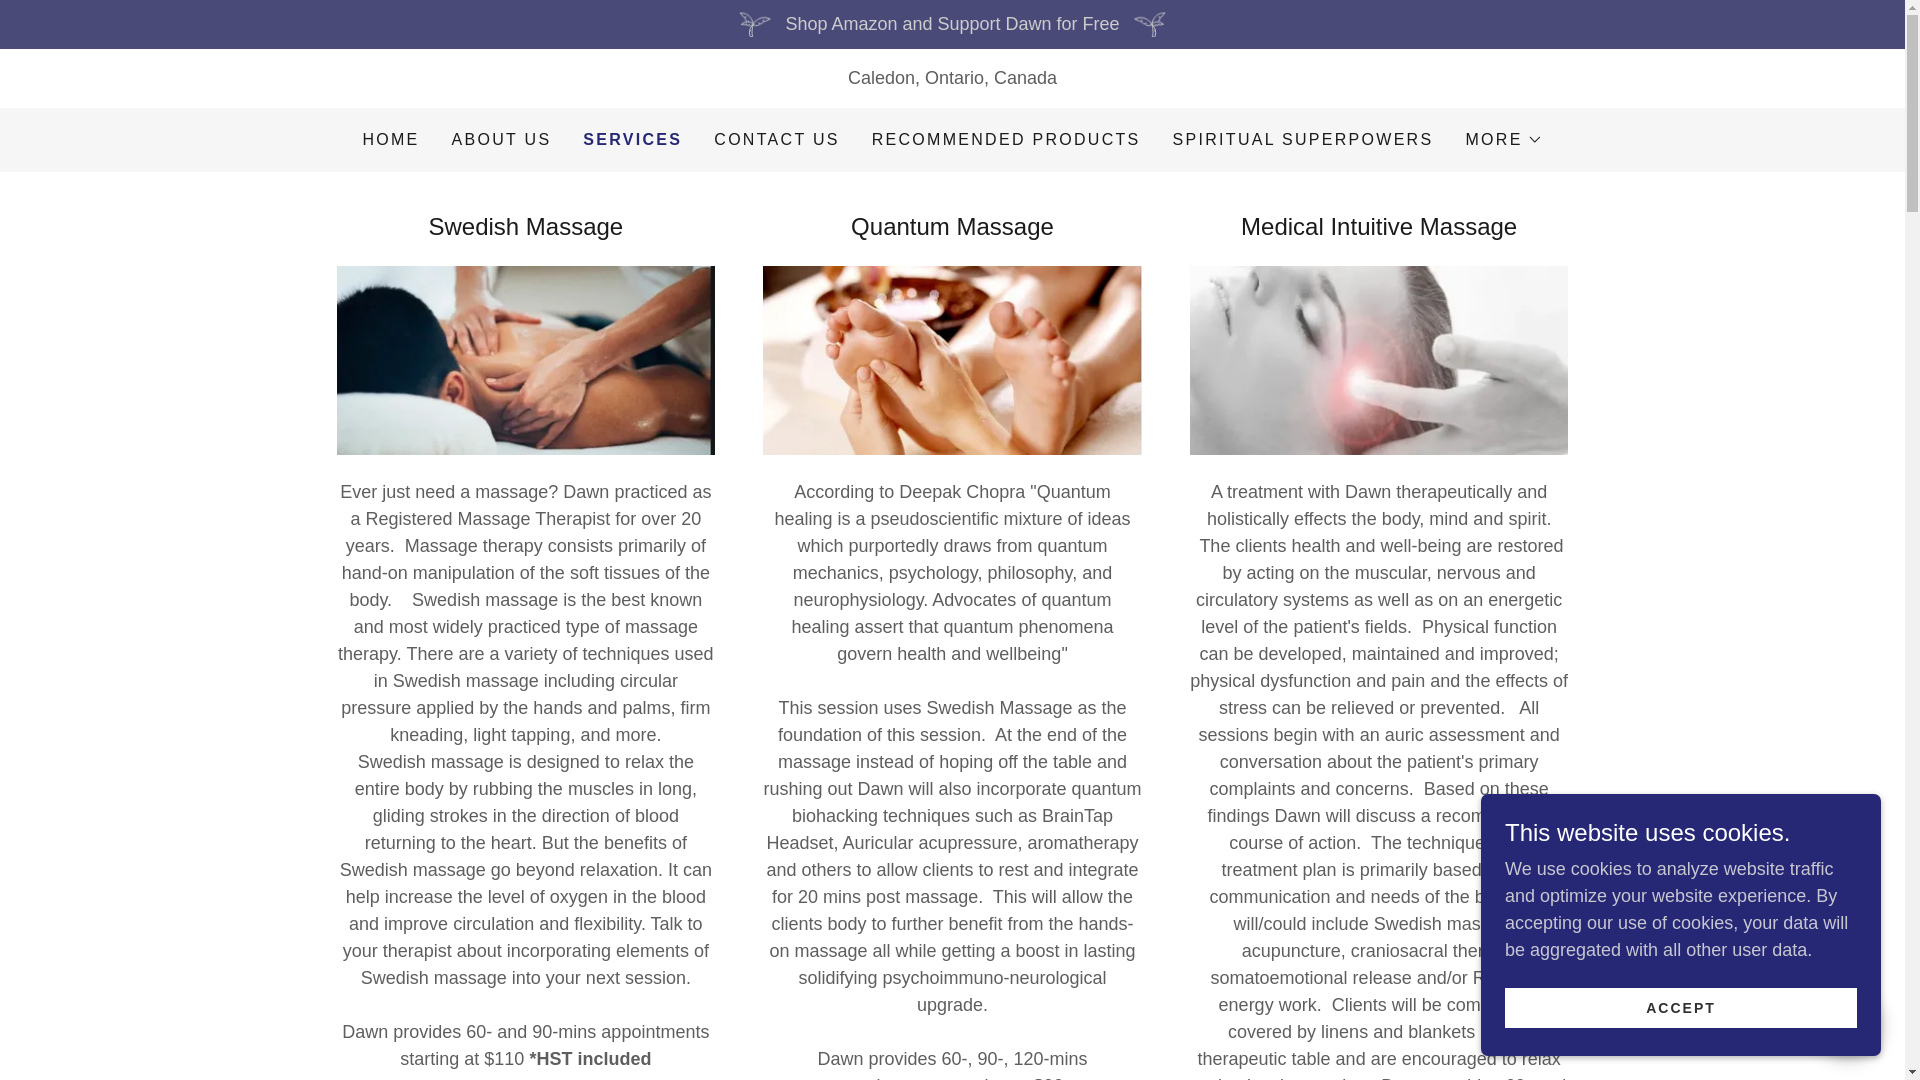 The width and height of the screenshot is (1920, 1080). Describe the element at coordinates (1006, 138) in the screenshot. I see `'RECOMMENDED PRODUCTS'` at that location.